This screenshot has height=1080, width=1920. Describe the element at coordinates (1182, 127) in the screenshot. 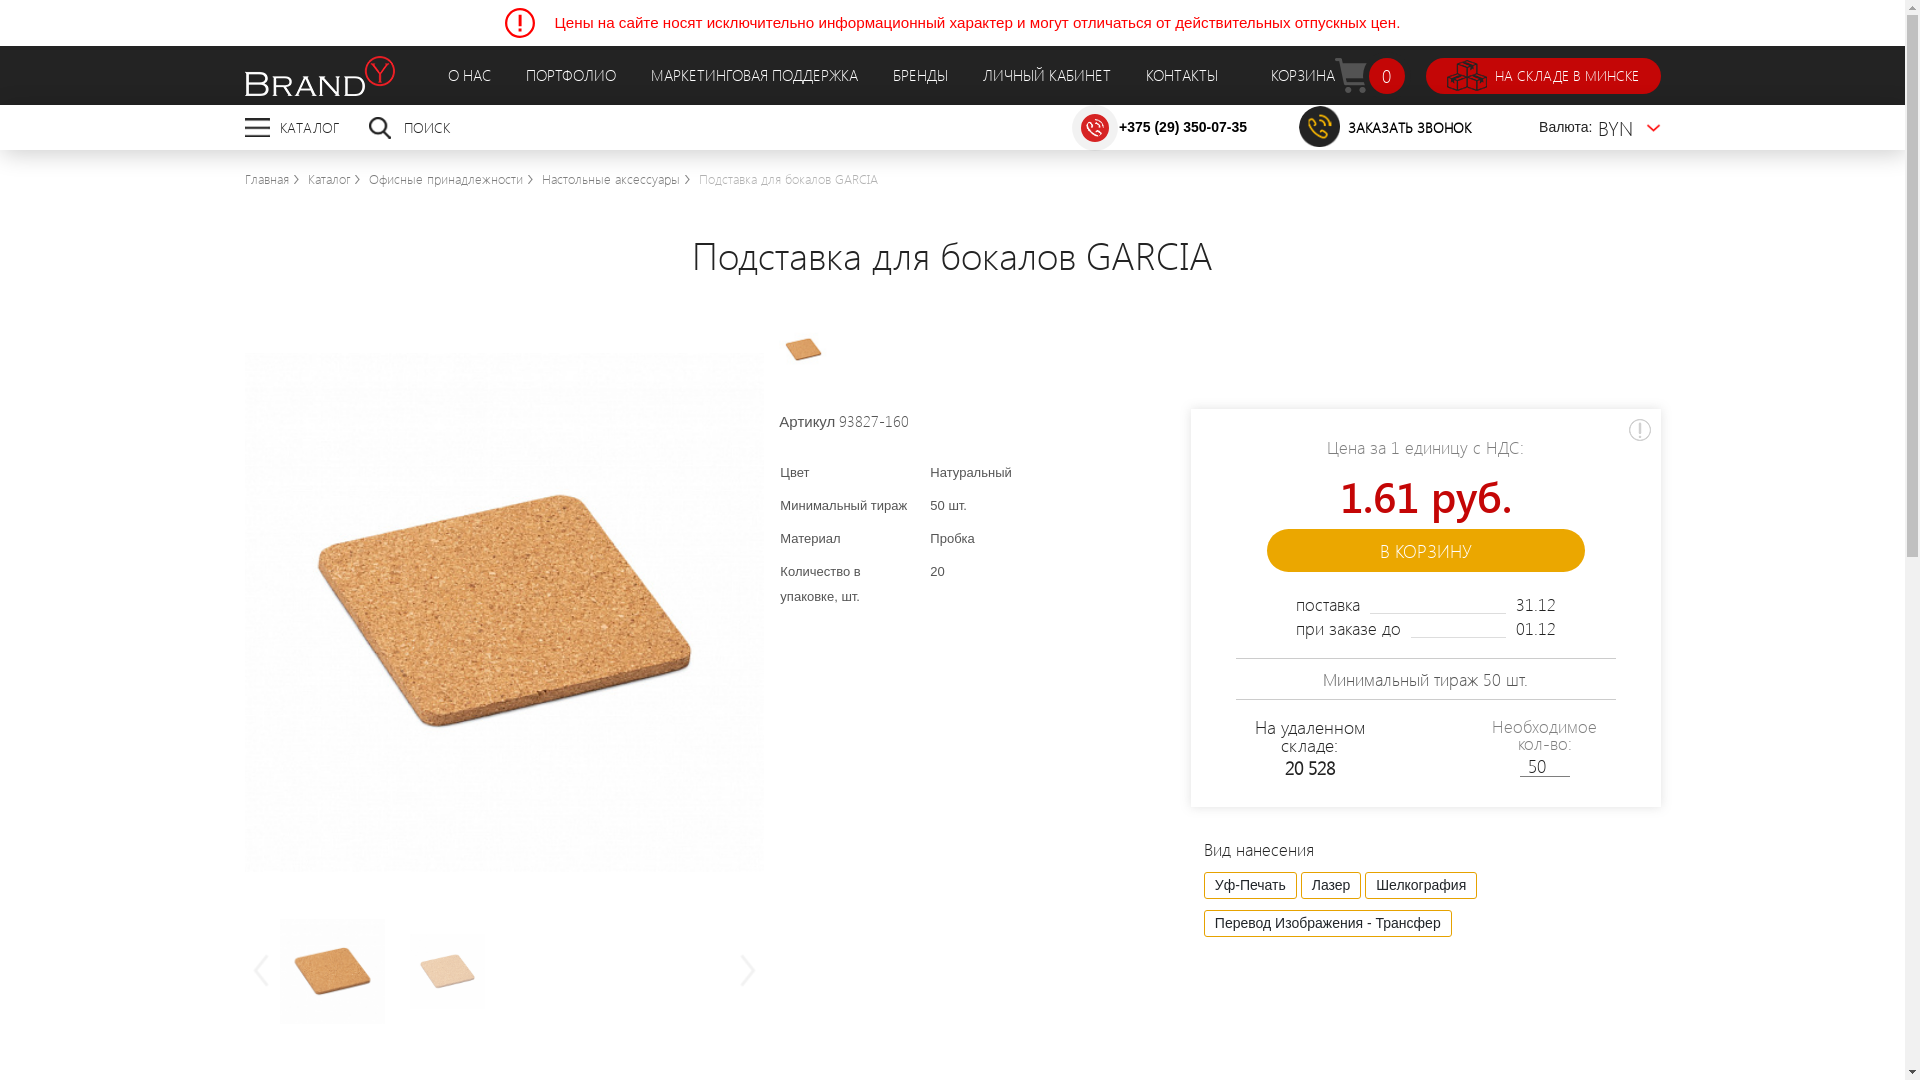

I see `'+375 (29) 350-07-35'` at that location.